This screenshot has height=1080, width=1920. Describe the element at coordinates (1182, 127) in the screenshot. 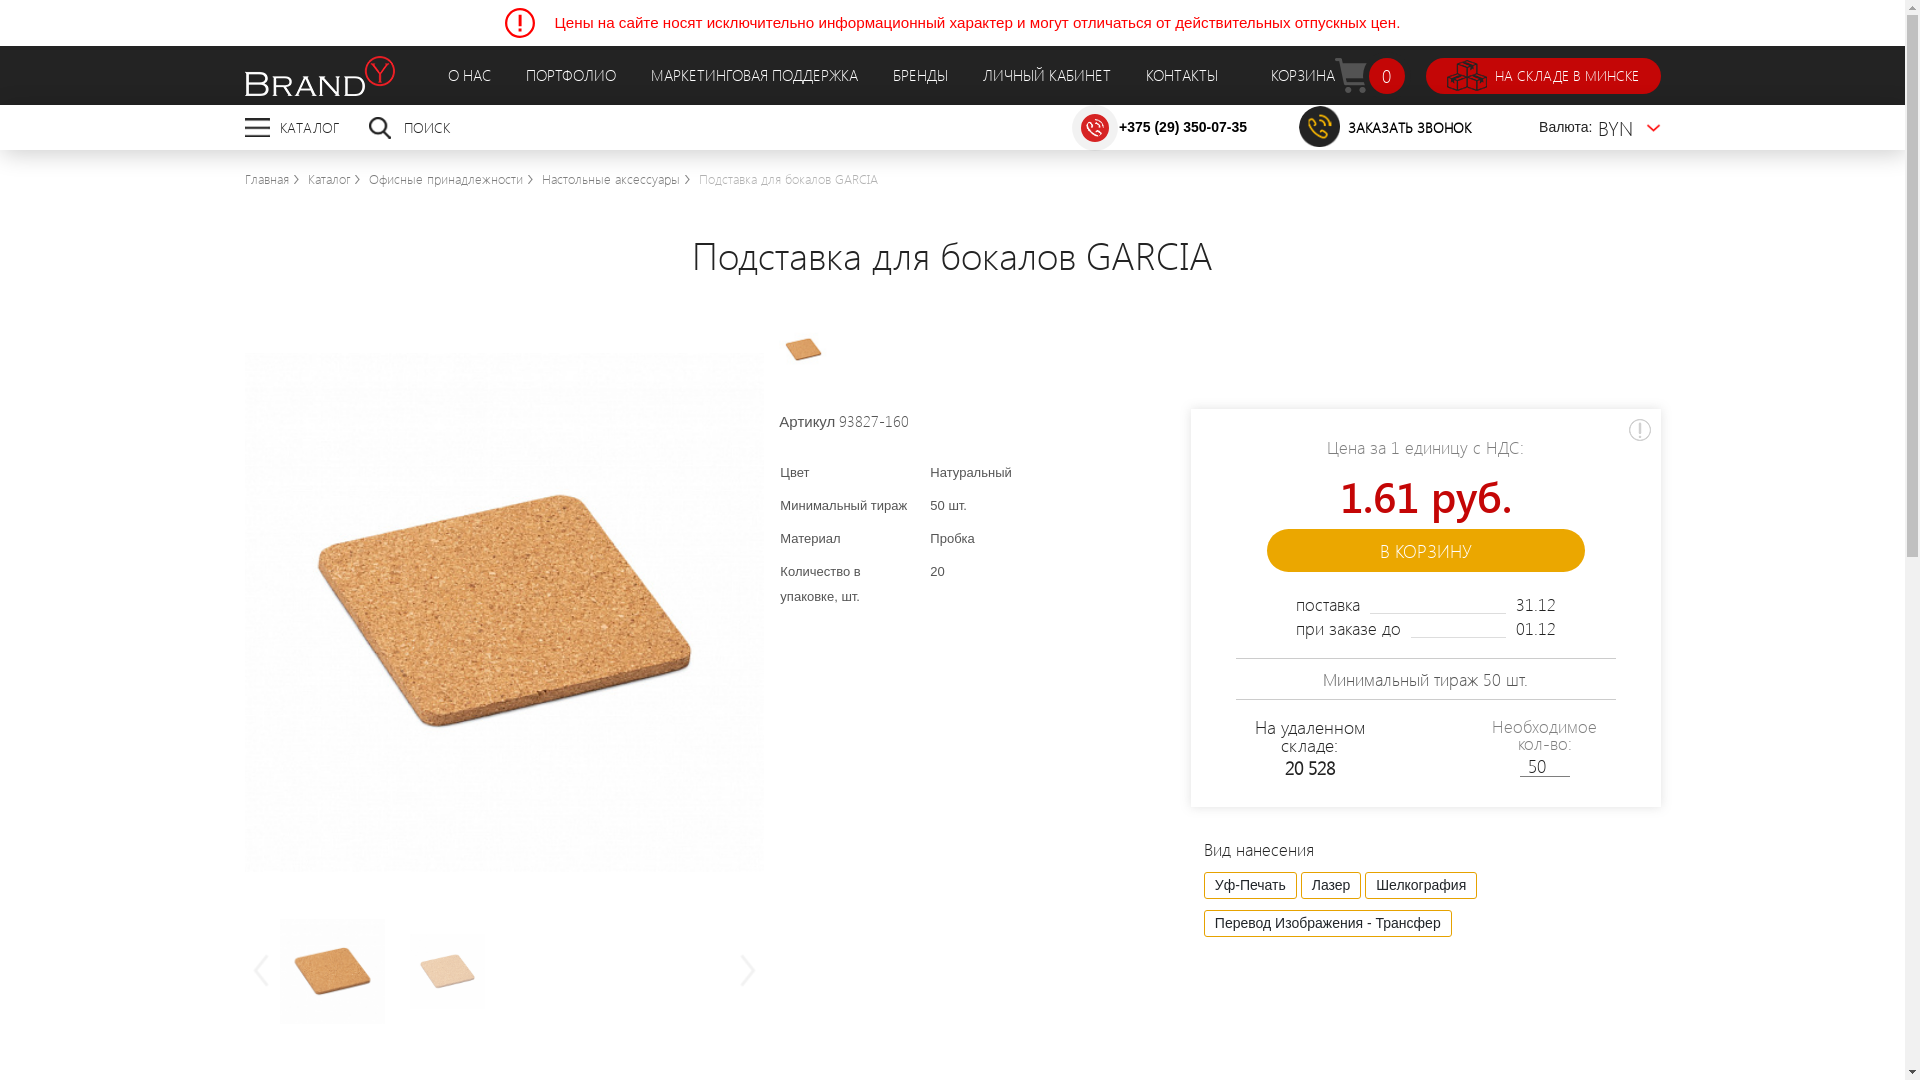

I see `'+375 (29) 350-07-35'` at that location.